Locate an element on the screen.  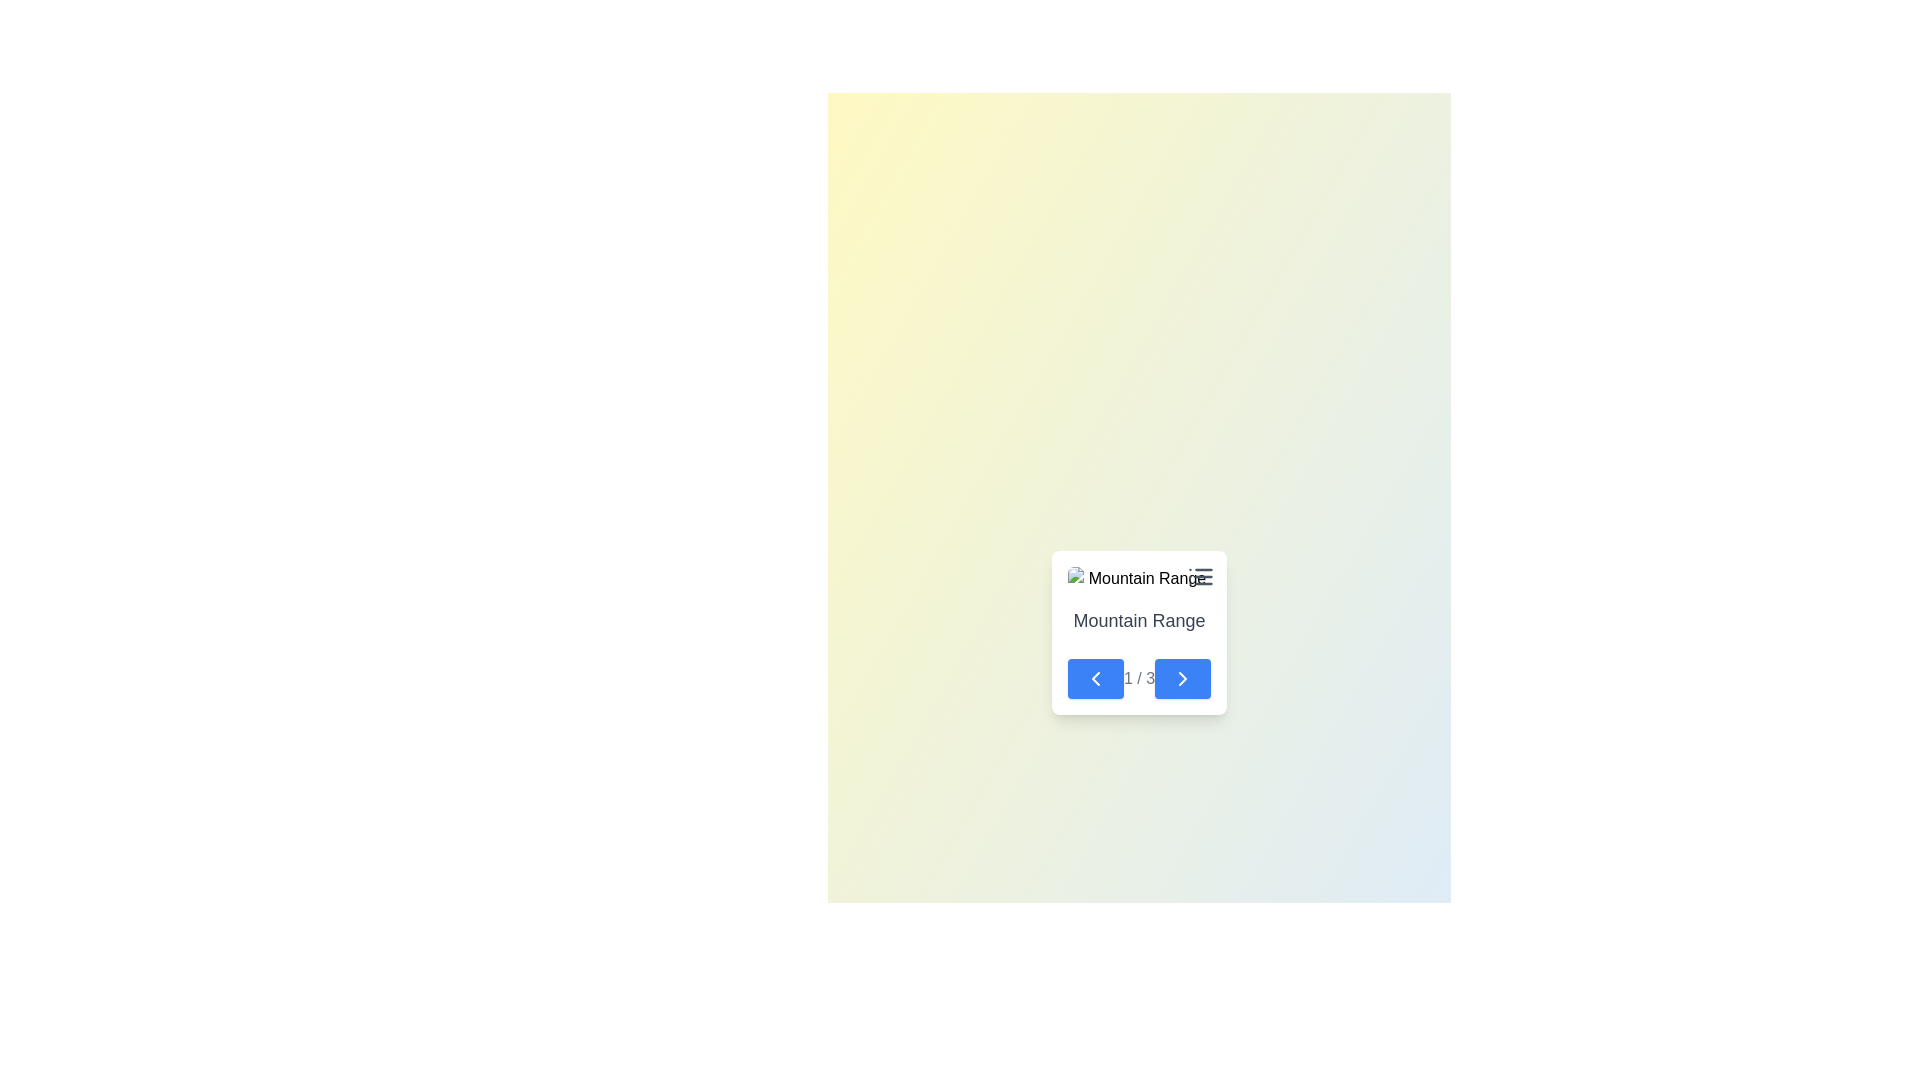
the Navigation button icon, which is a rightward-pointing chevron inside a small blue circular button, located to the right of the '1 / 3' text is located at coordinates (1183, 677).